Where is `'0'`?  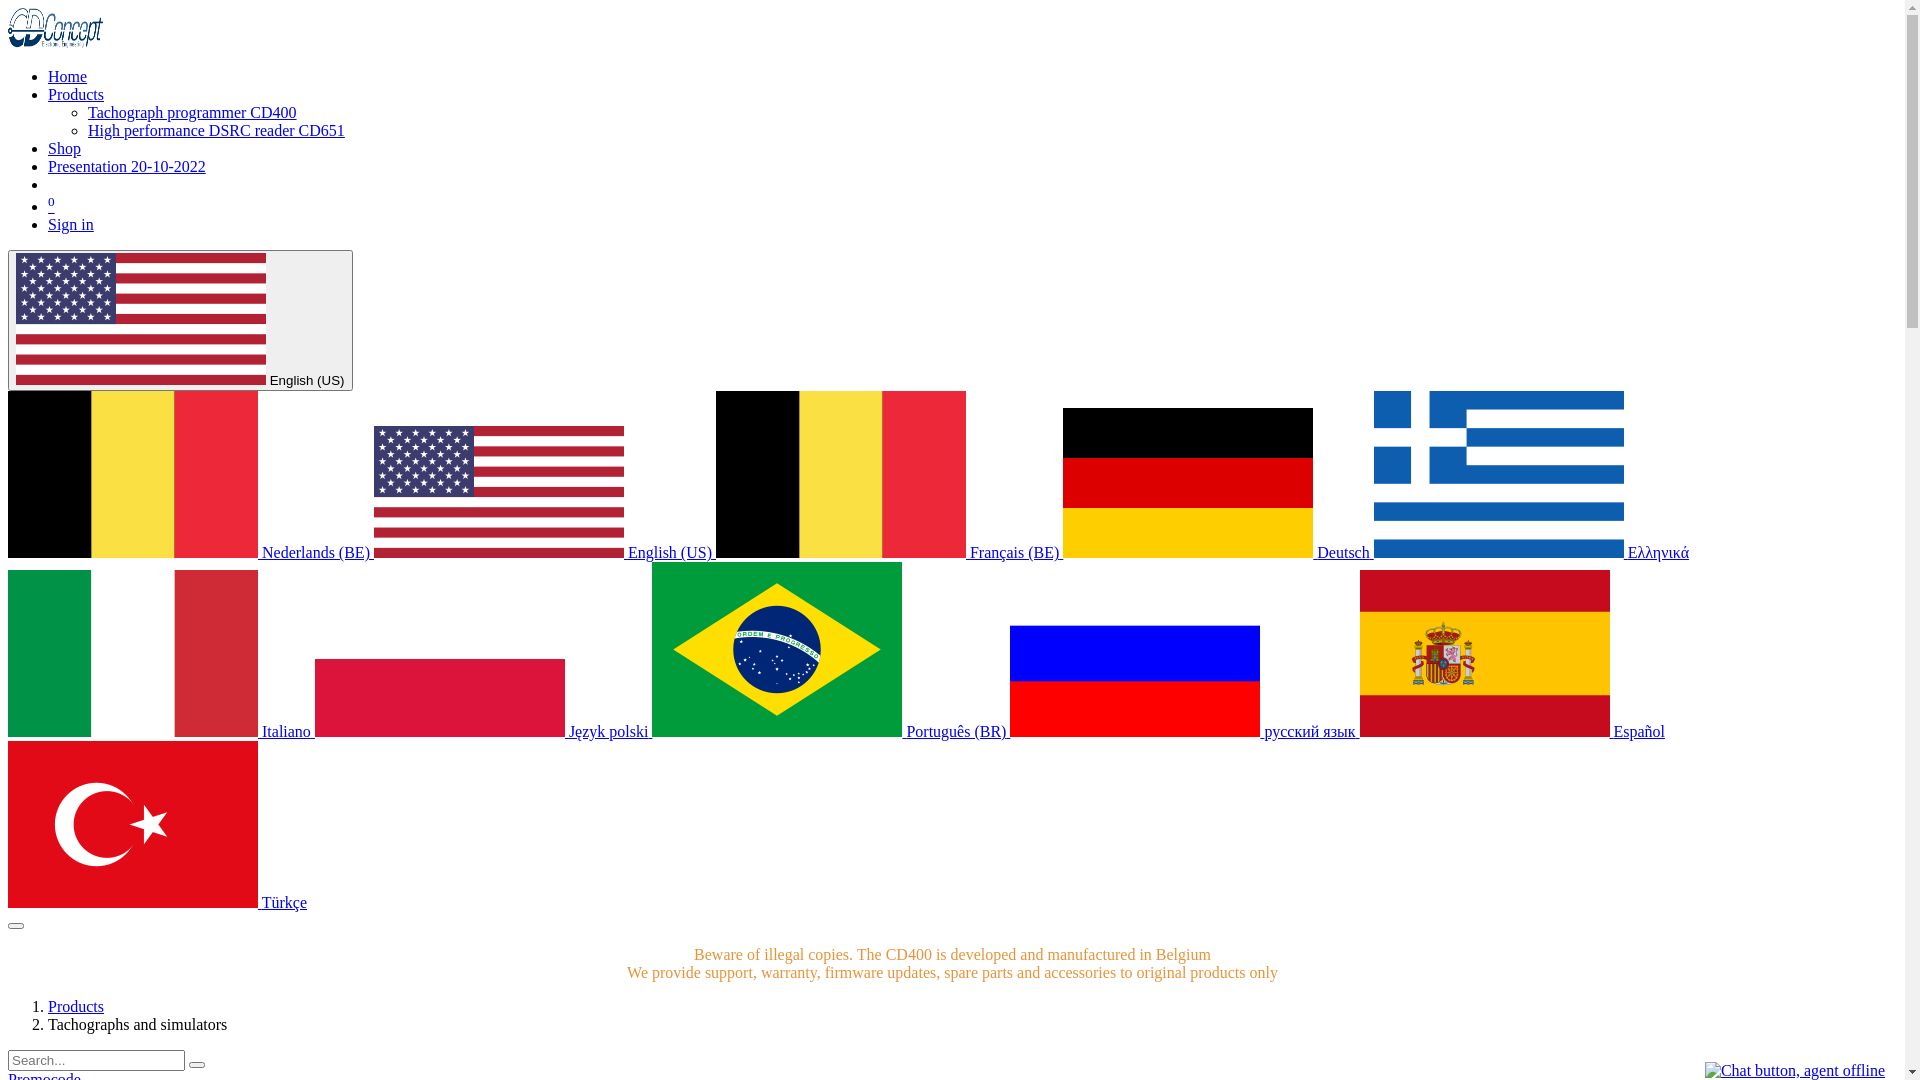 '0' is located at coordinates (51, 206).